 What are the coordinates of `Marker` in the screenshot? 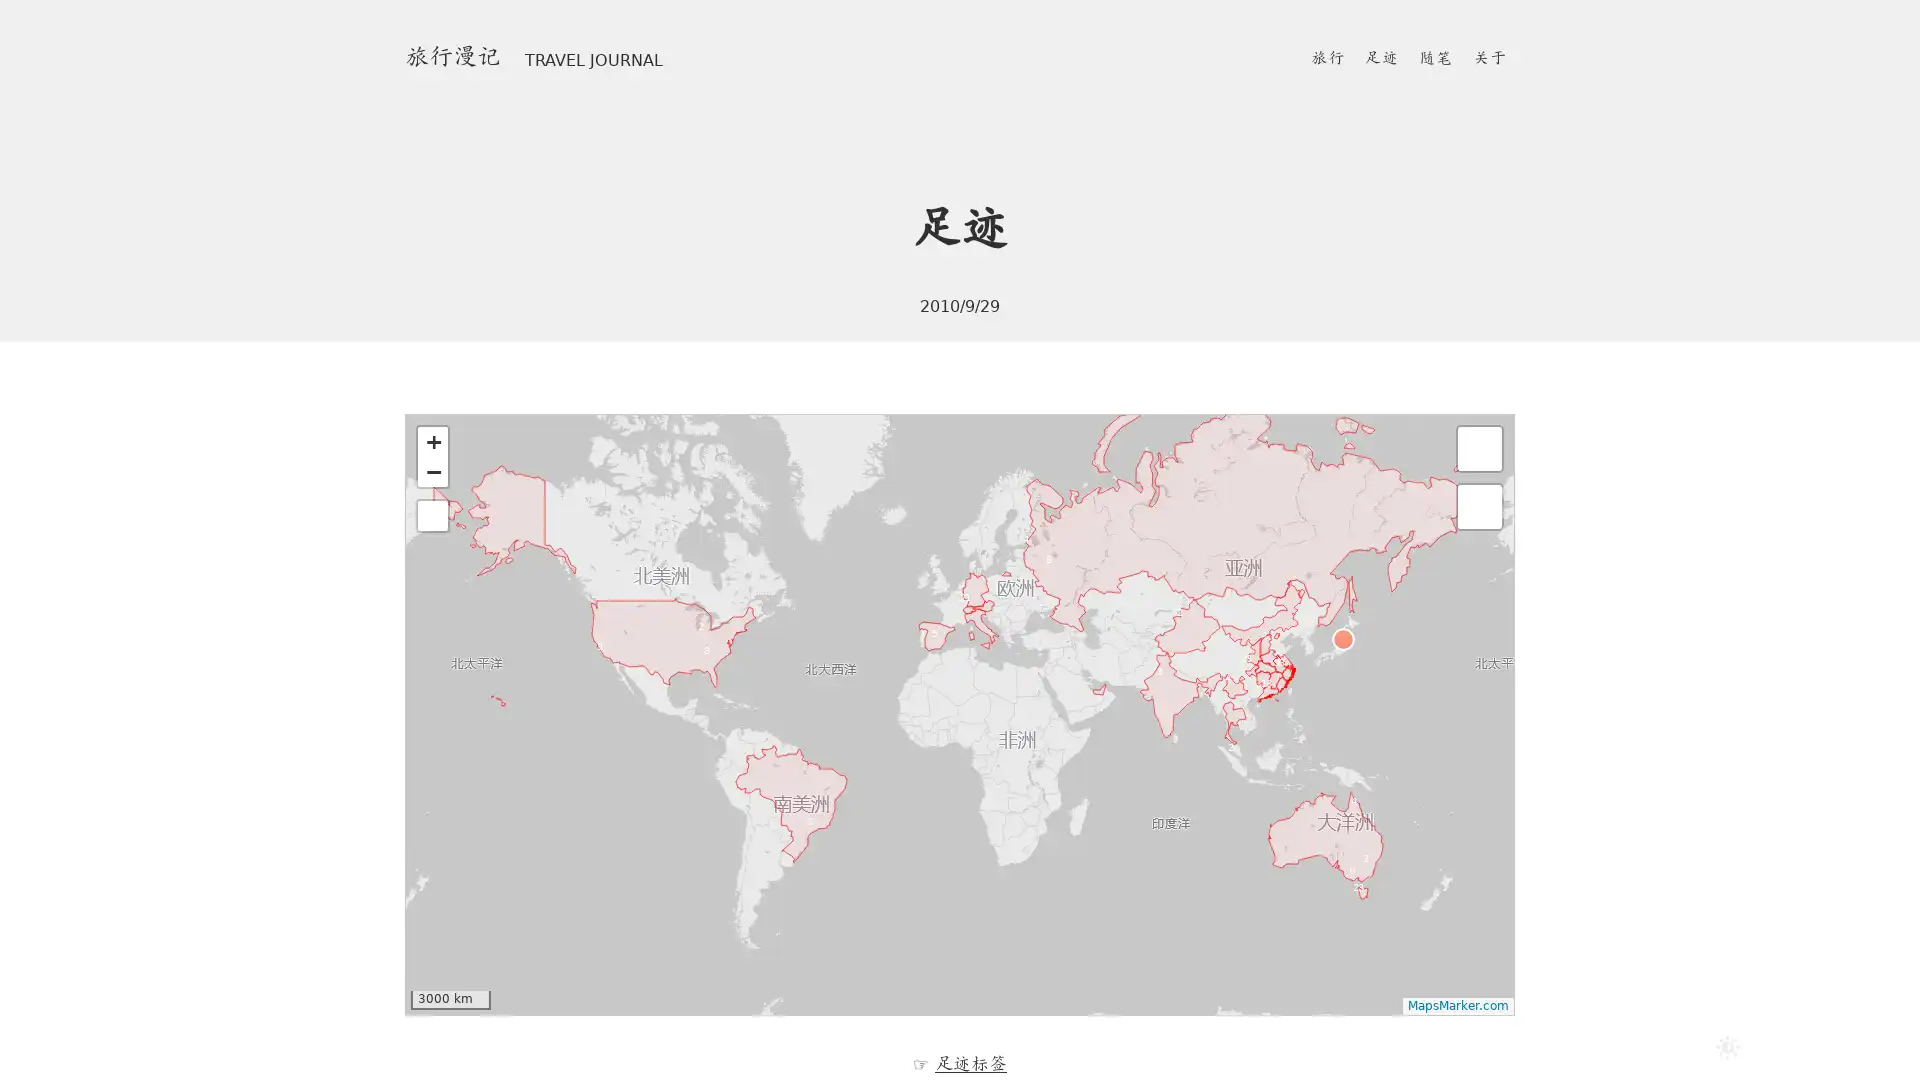 It's located at (1151, 691).